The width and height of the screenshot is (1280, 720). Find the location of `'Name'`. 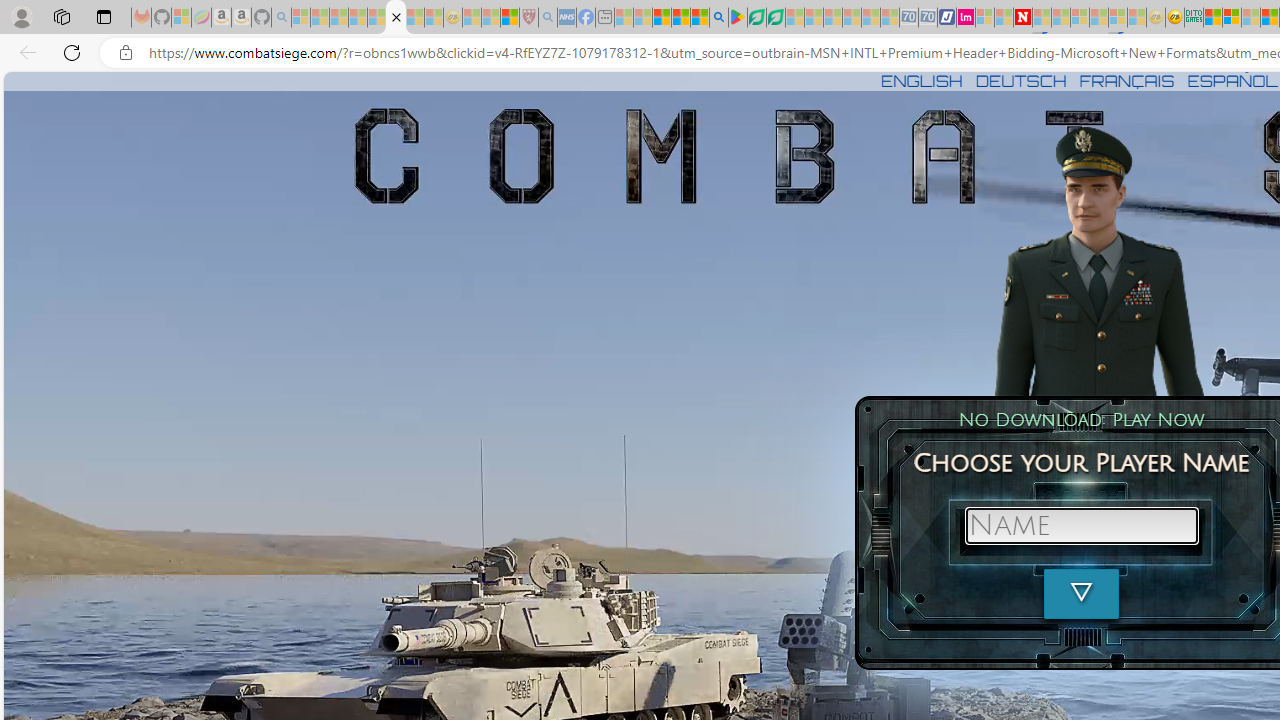

'Name' is located at coordinates (1080, 524).